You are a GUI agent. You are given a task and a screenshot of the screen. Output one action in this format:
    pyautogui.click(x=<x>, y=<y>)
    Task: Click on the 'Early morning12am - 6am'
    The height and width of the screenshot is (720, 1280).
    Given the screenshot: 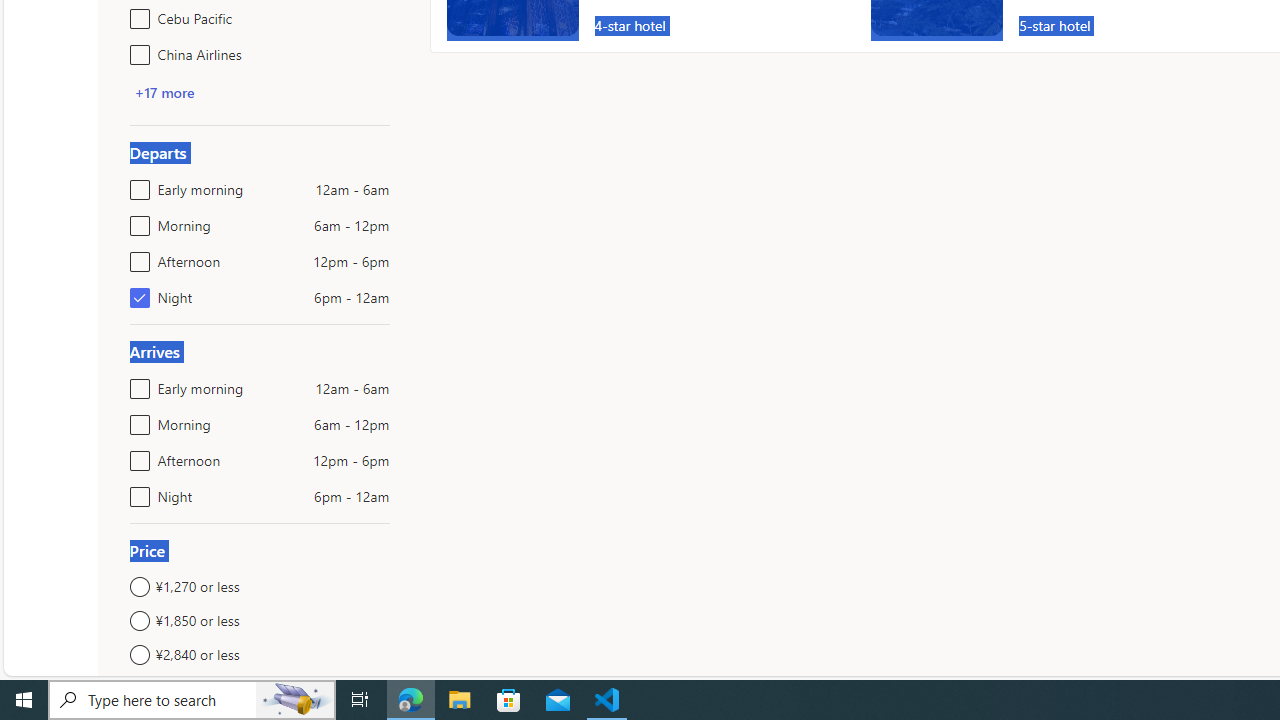 What is the action you would take?
    pyautogui.click(x=135, y=384)
    